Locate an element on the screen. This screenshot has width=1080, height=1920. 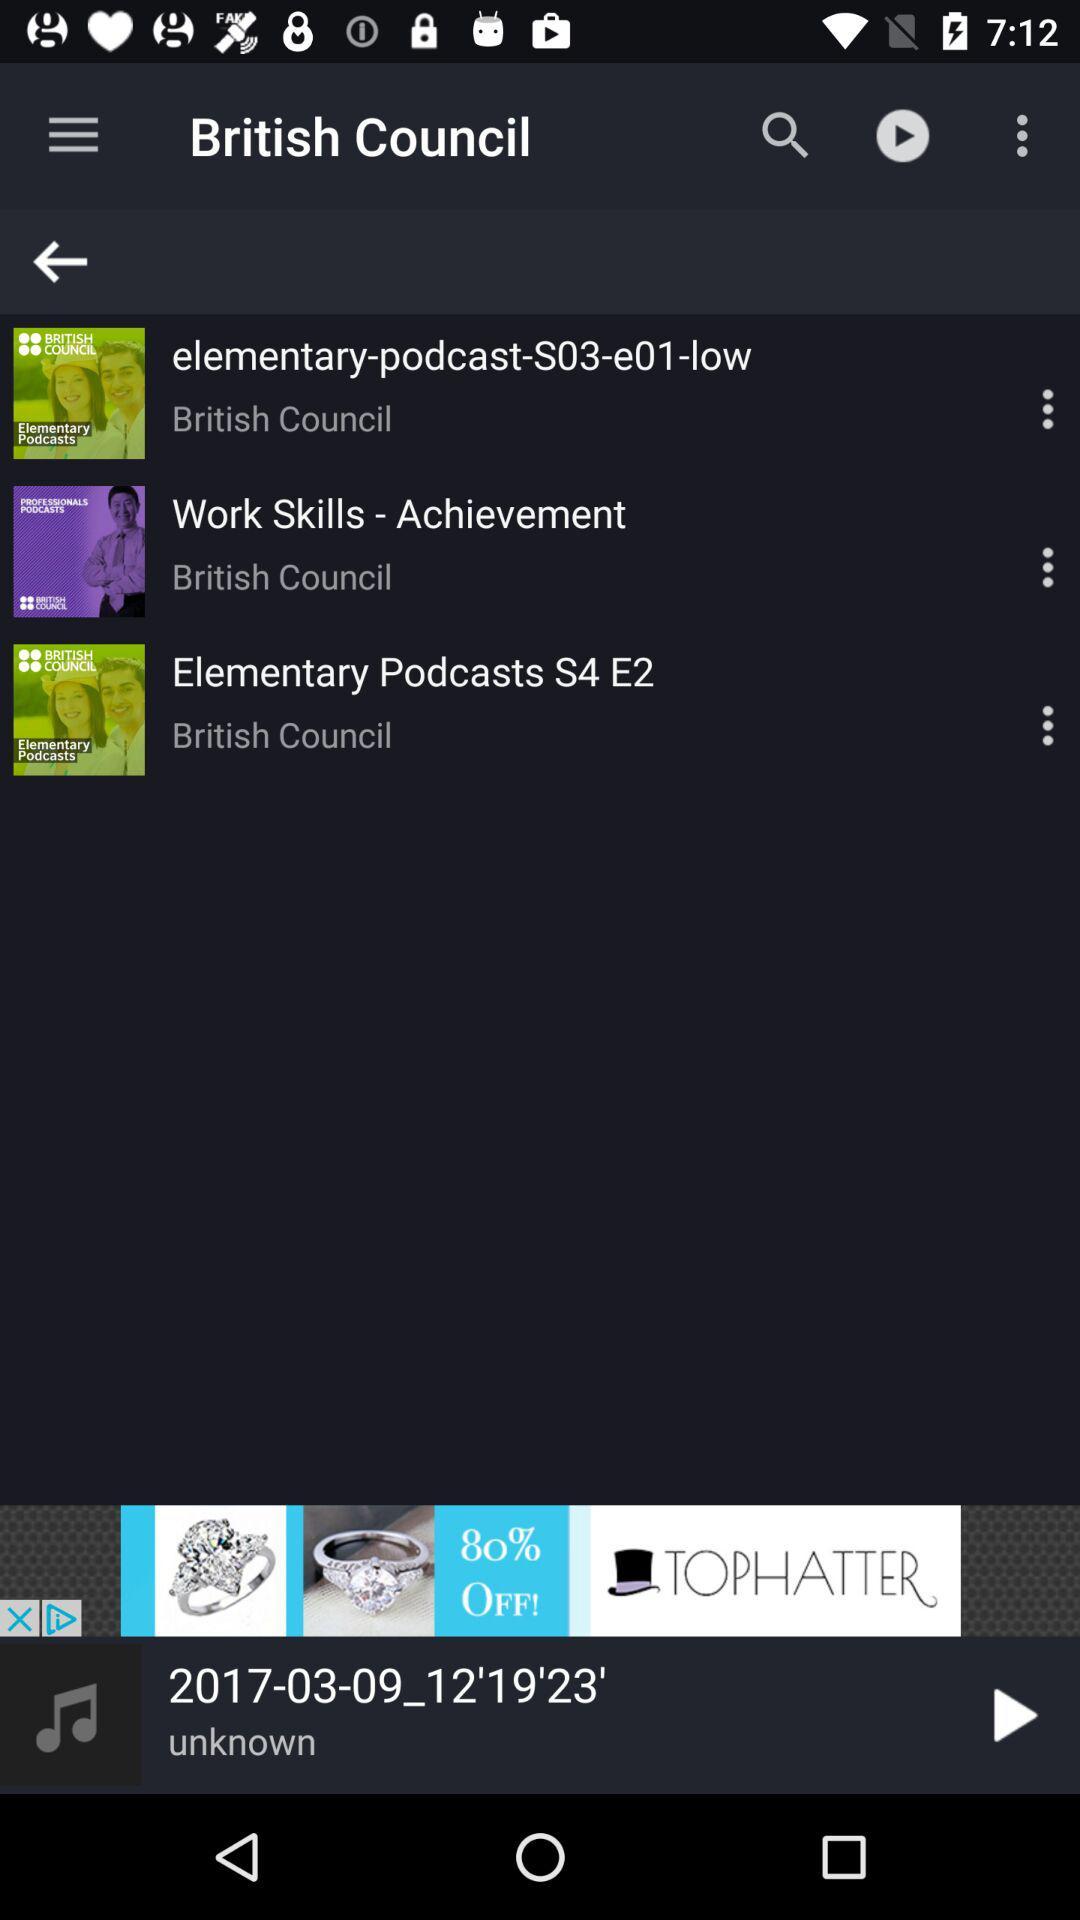
advertising is located at coordinates (540, 1569).